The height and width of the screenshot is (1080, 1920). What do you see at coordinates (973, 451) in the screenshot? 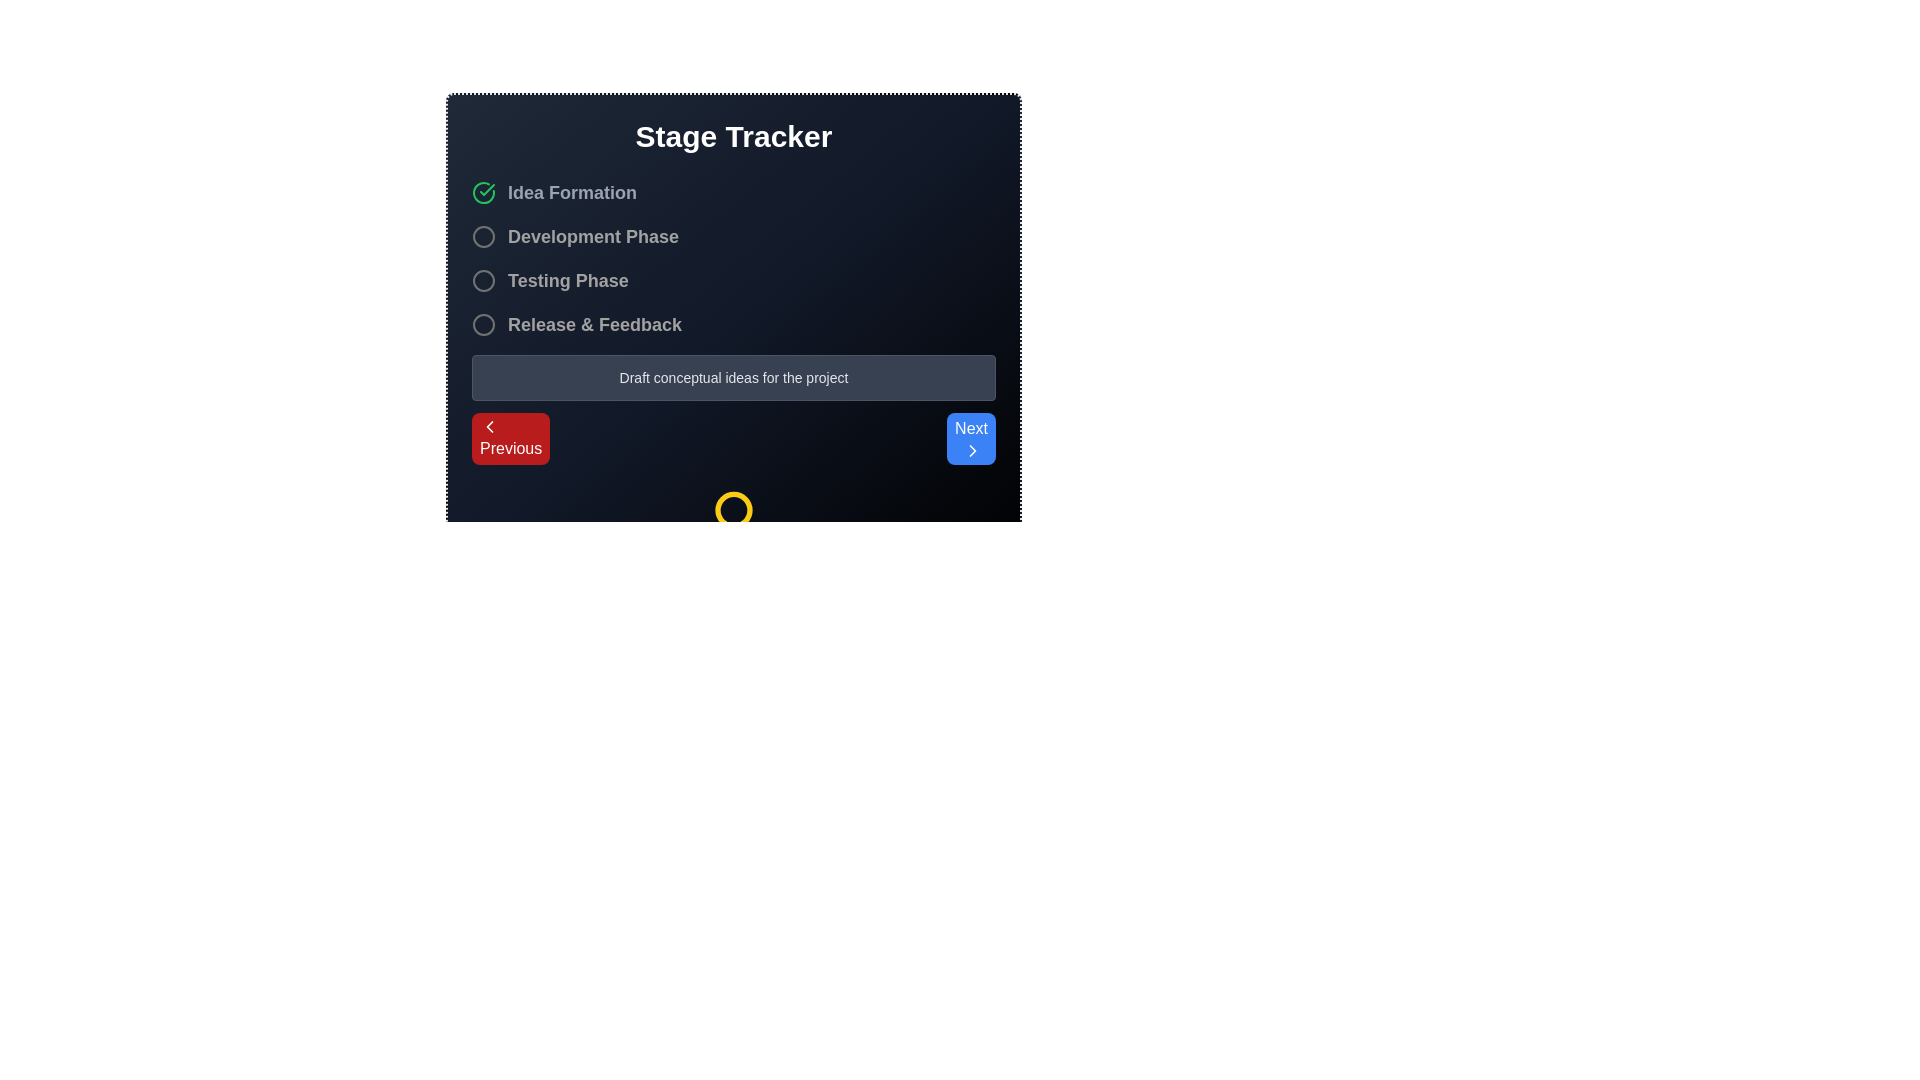
I see `the Chevron icon, which is a small right-pointing chevron with a thin white stroke, located within the 'Next' button at the bottom-right corner of the interface` at bounding box center [973, 451].